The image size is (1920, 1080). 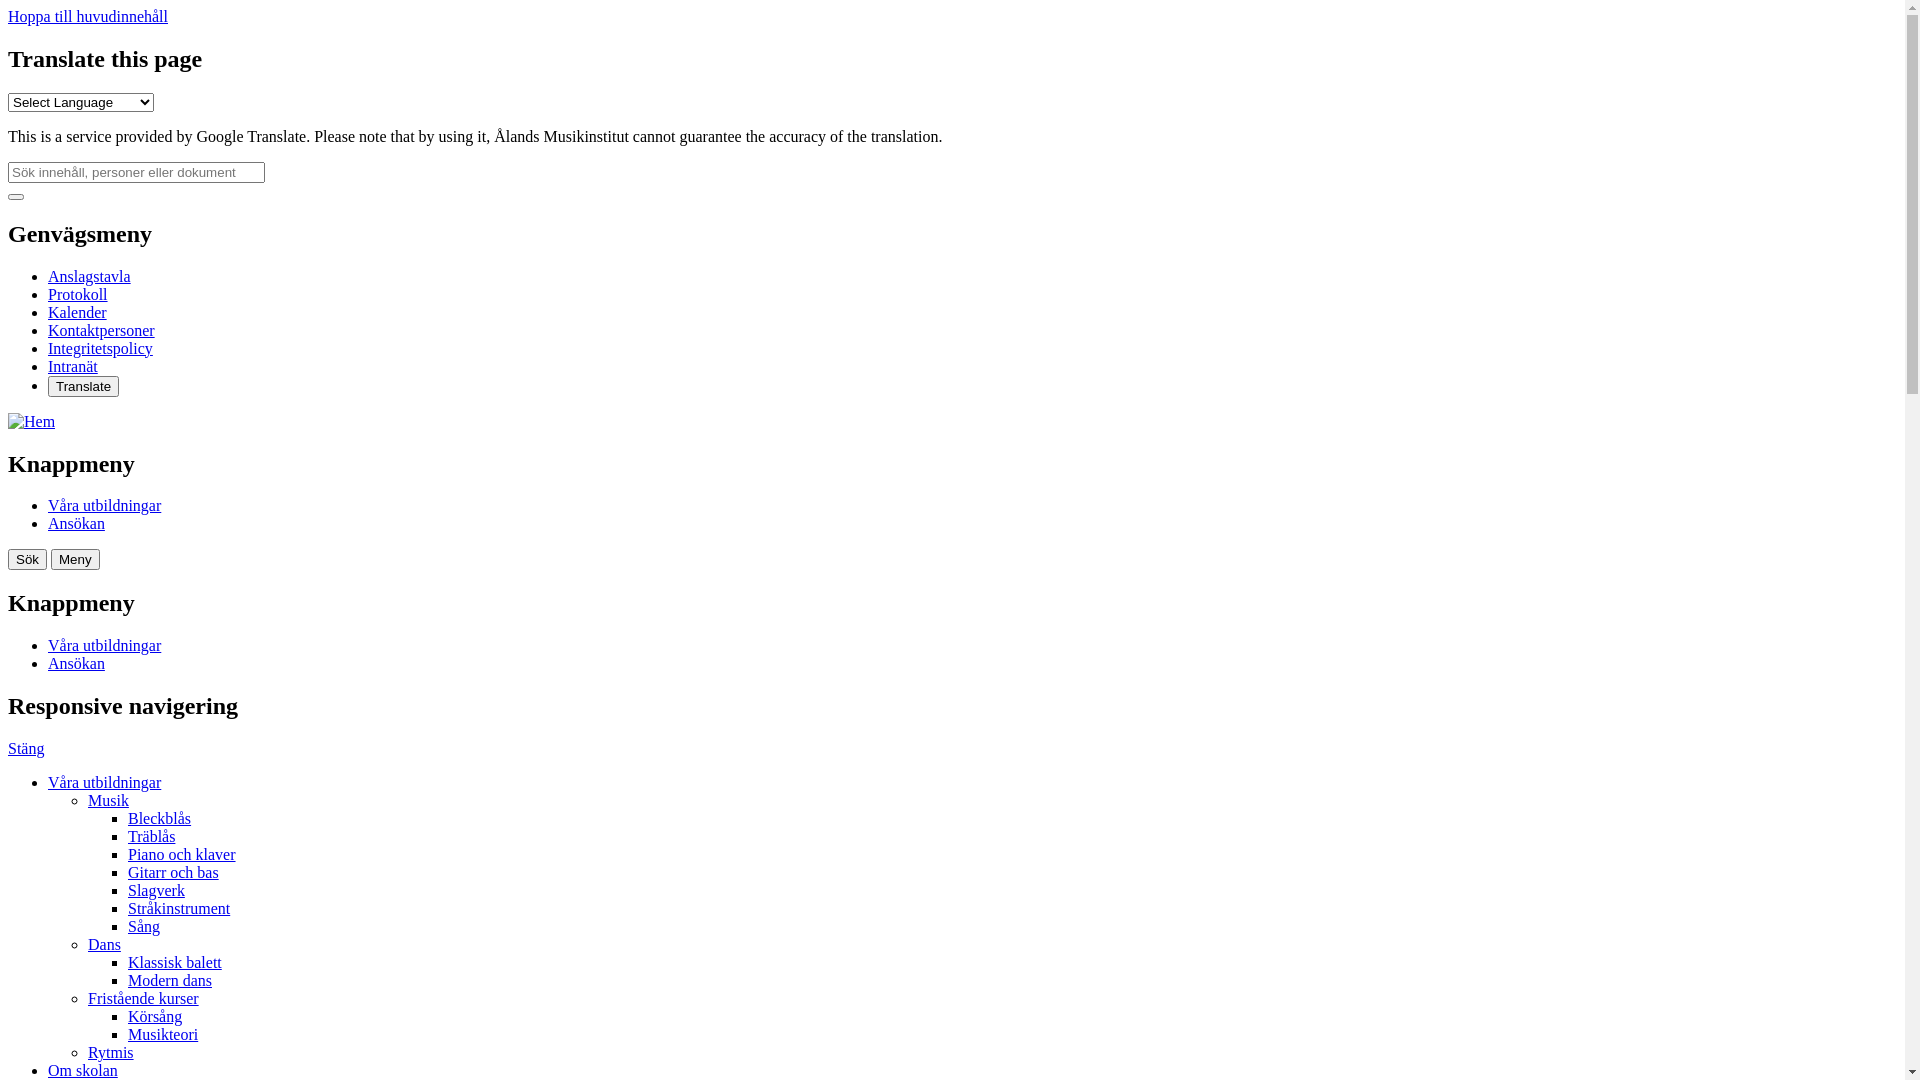 What do you see at coordinates (31, 420) in the screenshot?
I see `'Hem'` at bounding box center [31, 420].